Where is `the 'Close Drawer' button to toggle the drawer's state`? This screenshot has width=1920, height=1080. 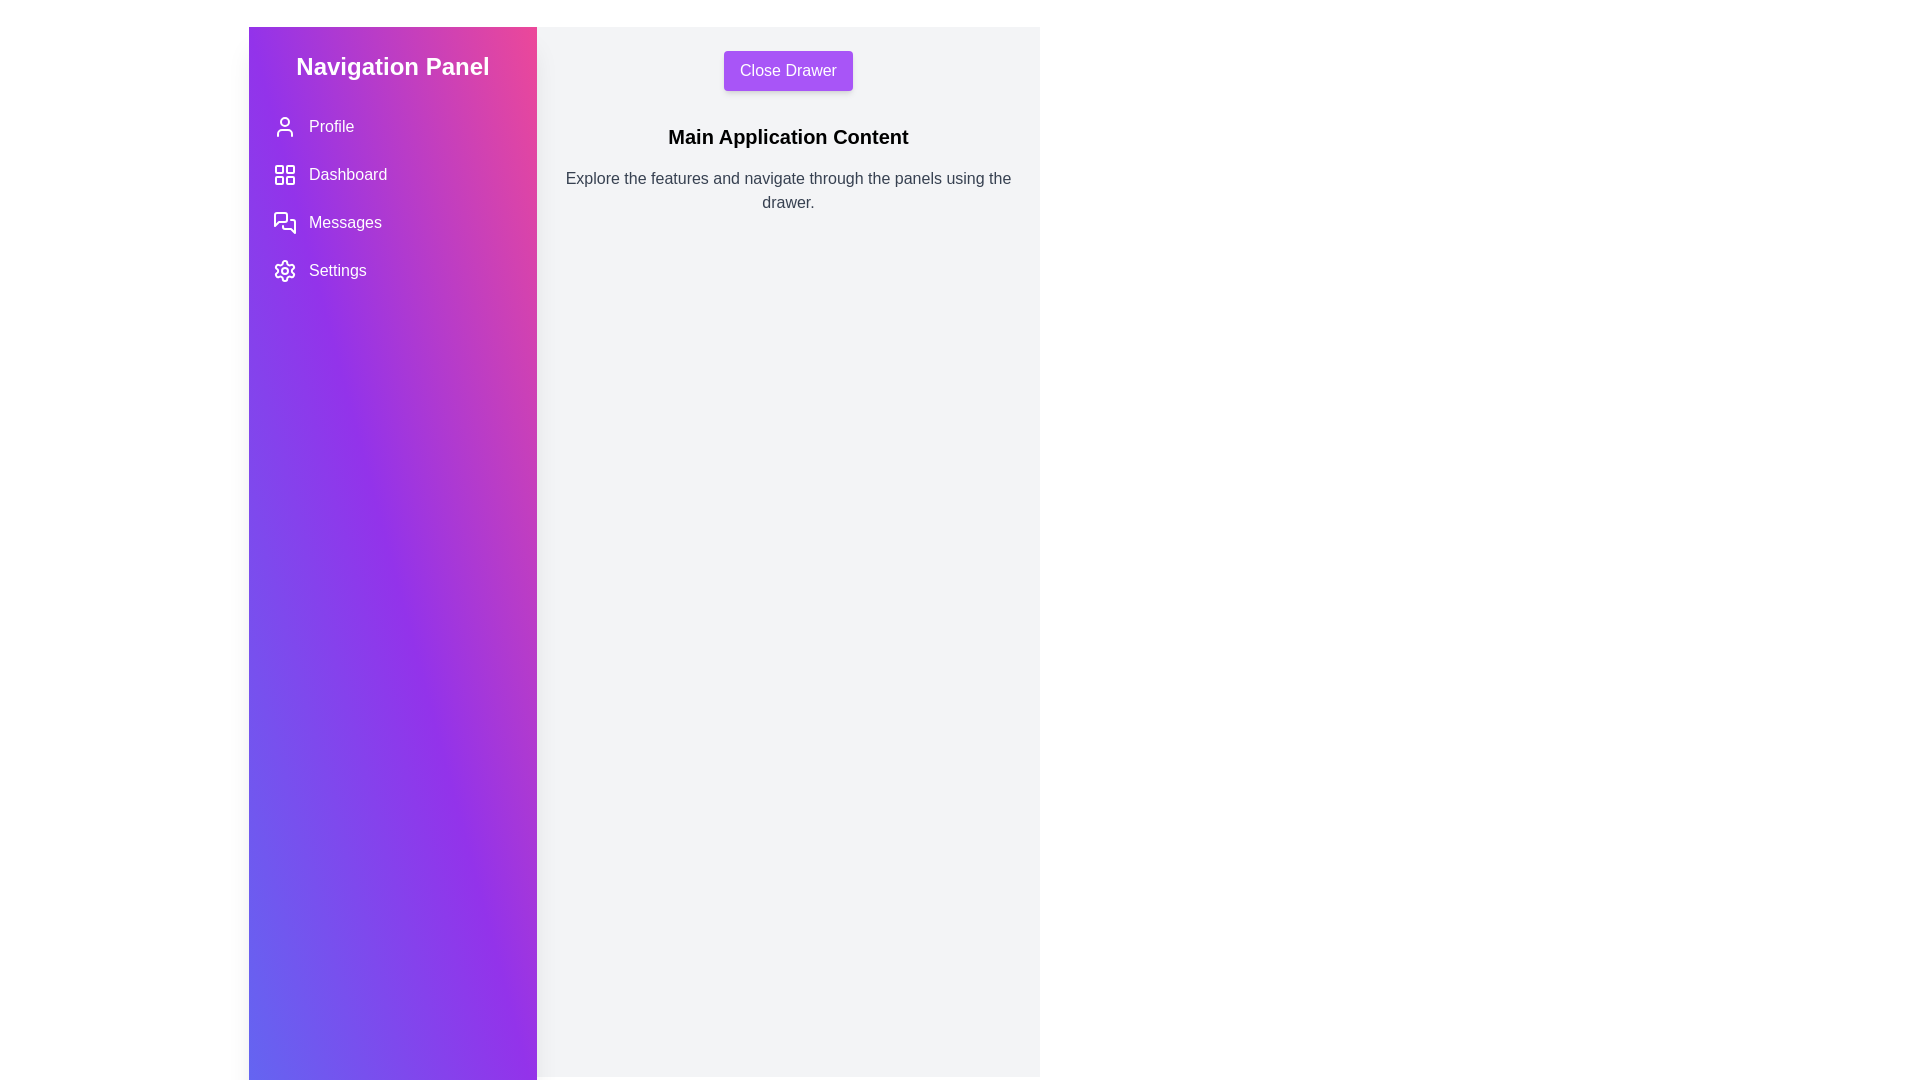 the 'Close Drawer' button to toggle the drawer's state is located at coordinates (786, 69).